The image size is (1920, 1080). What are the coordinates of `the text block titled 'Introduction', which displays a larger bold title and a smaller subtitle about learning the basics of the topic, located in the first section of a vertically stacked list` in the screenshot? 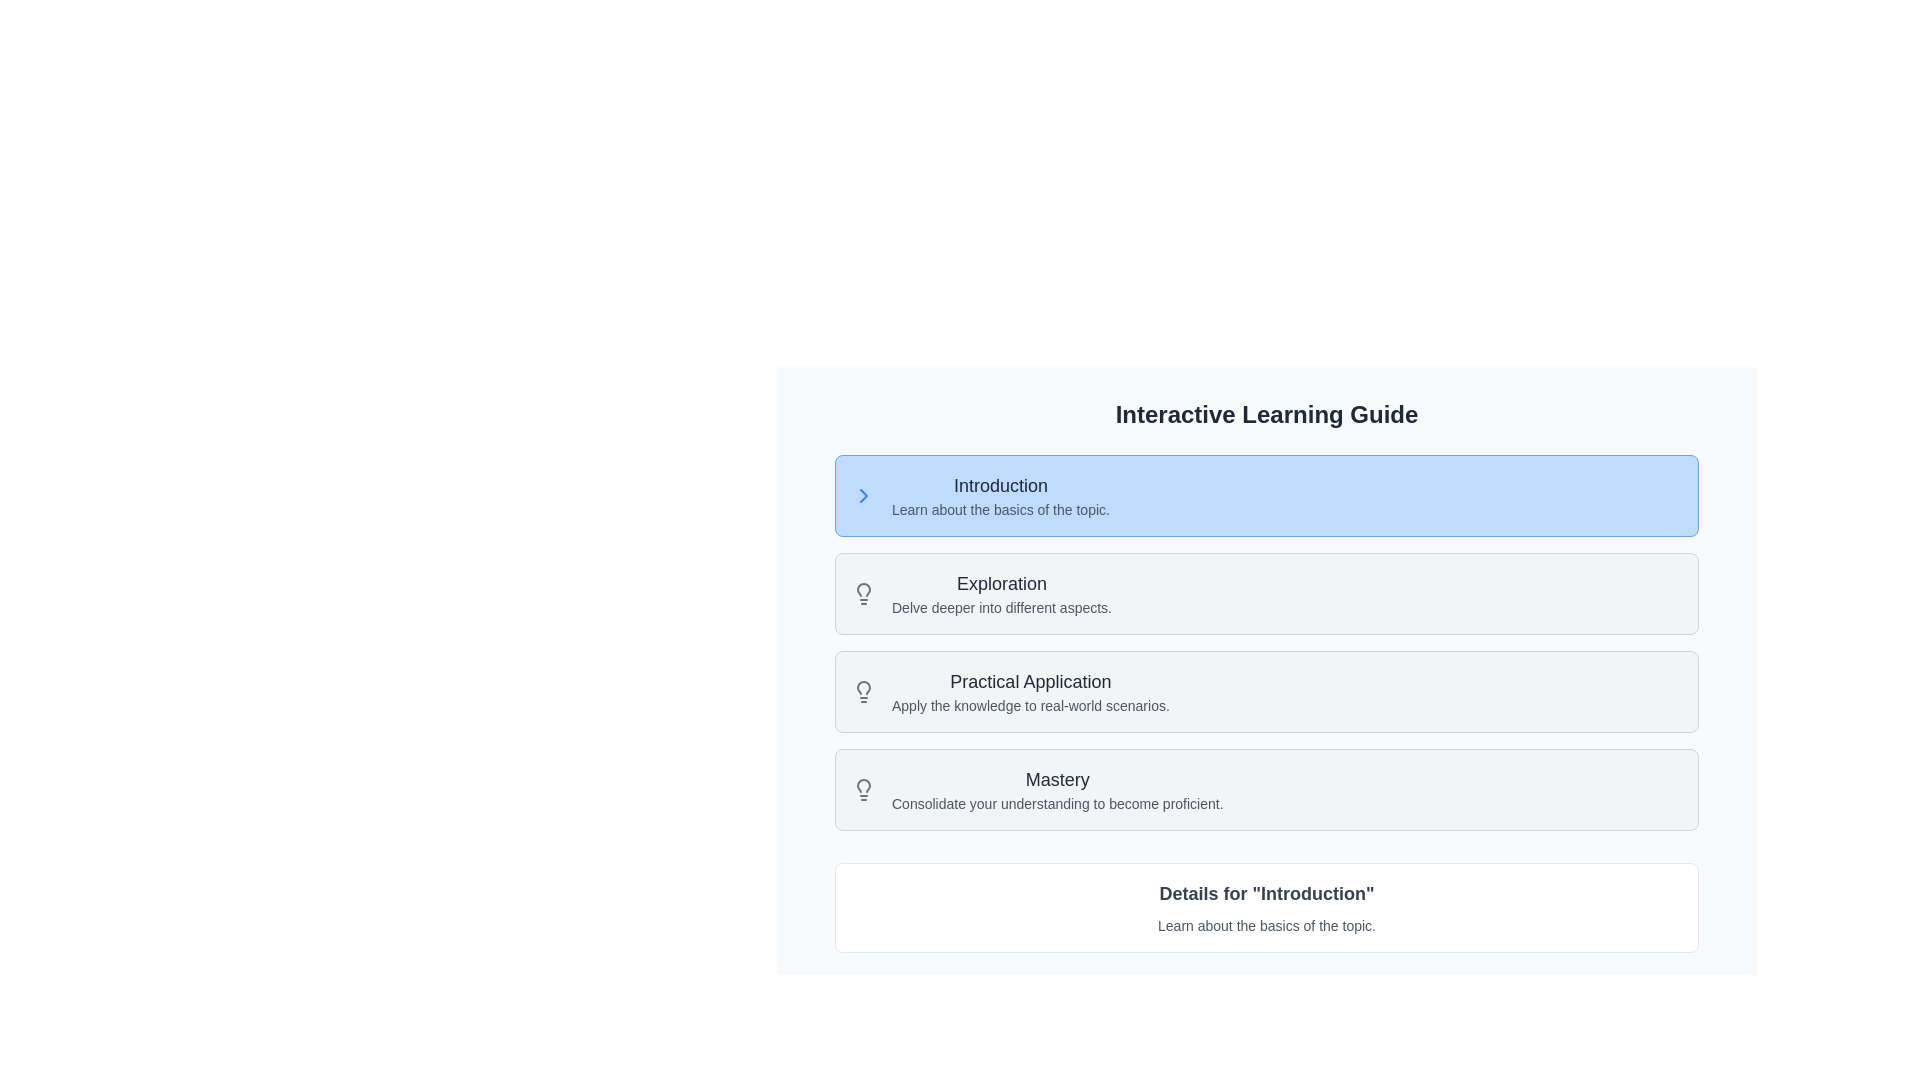 It's located at (1000, 495).